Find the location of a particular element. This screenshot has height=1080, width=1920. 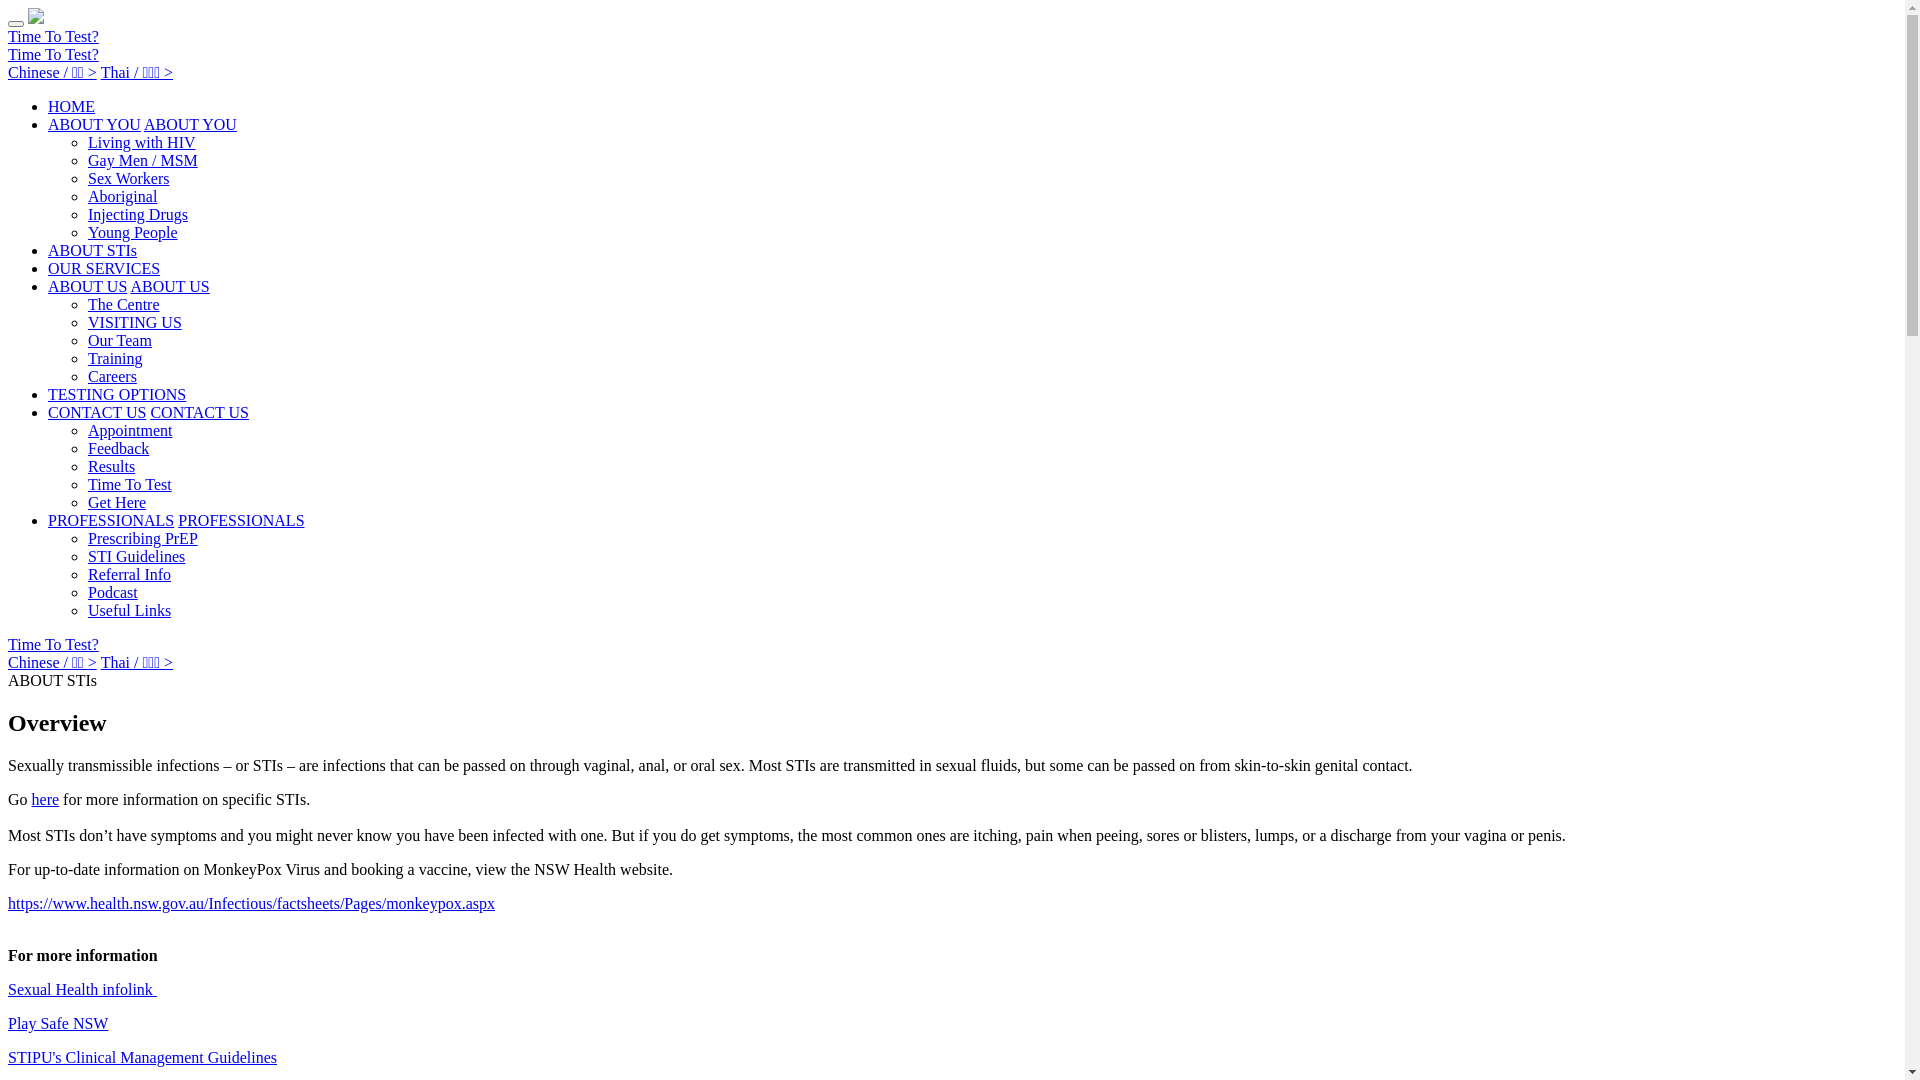

'Podcast' is located at coordinates (112, 591).